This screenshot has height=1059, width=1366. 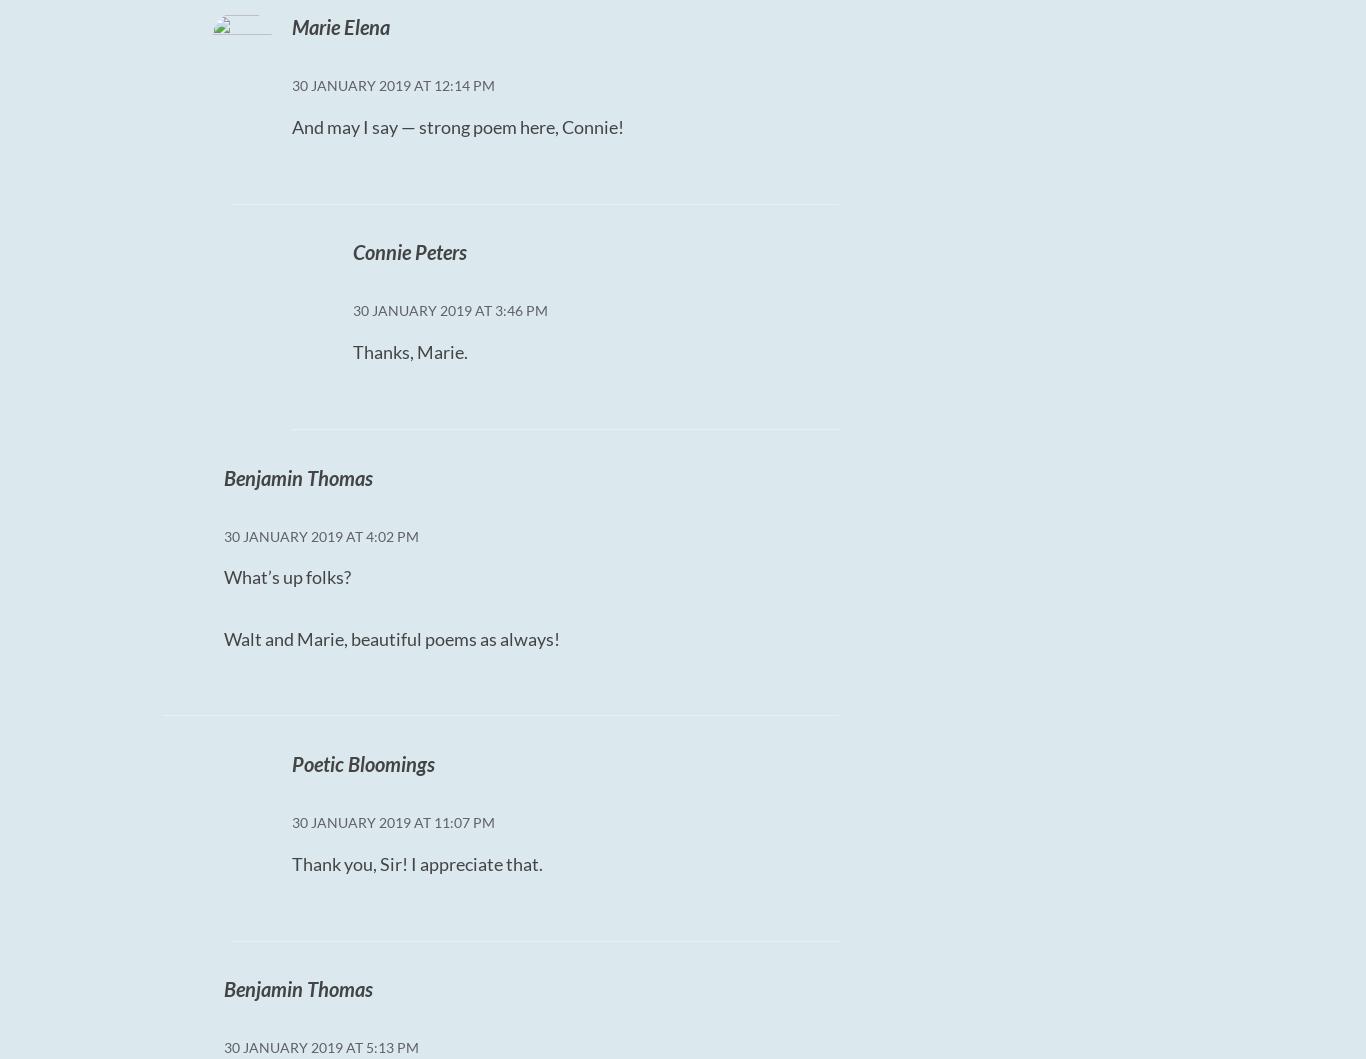 What do you see at coordinates (361, 762) in the screenshot?
I see `'Poetic Bloomings'` at bounding box center [361, 762].